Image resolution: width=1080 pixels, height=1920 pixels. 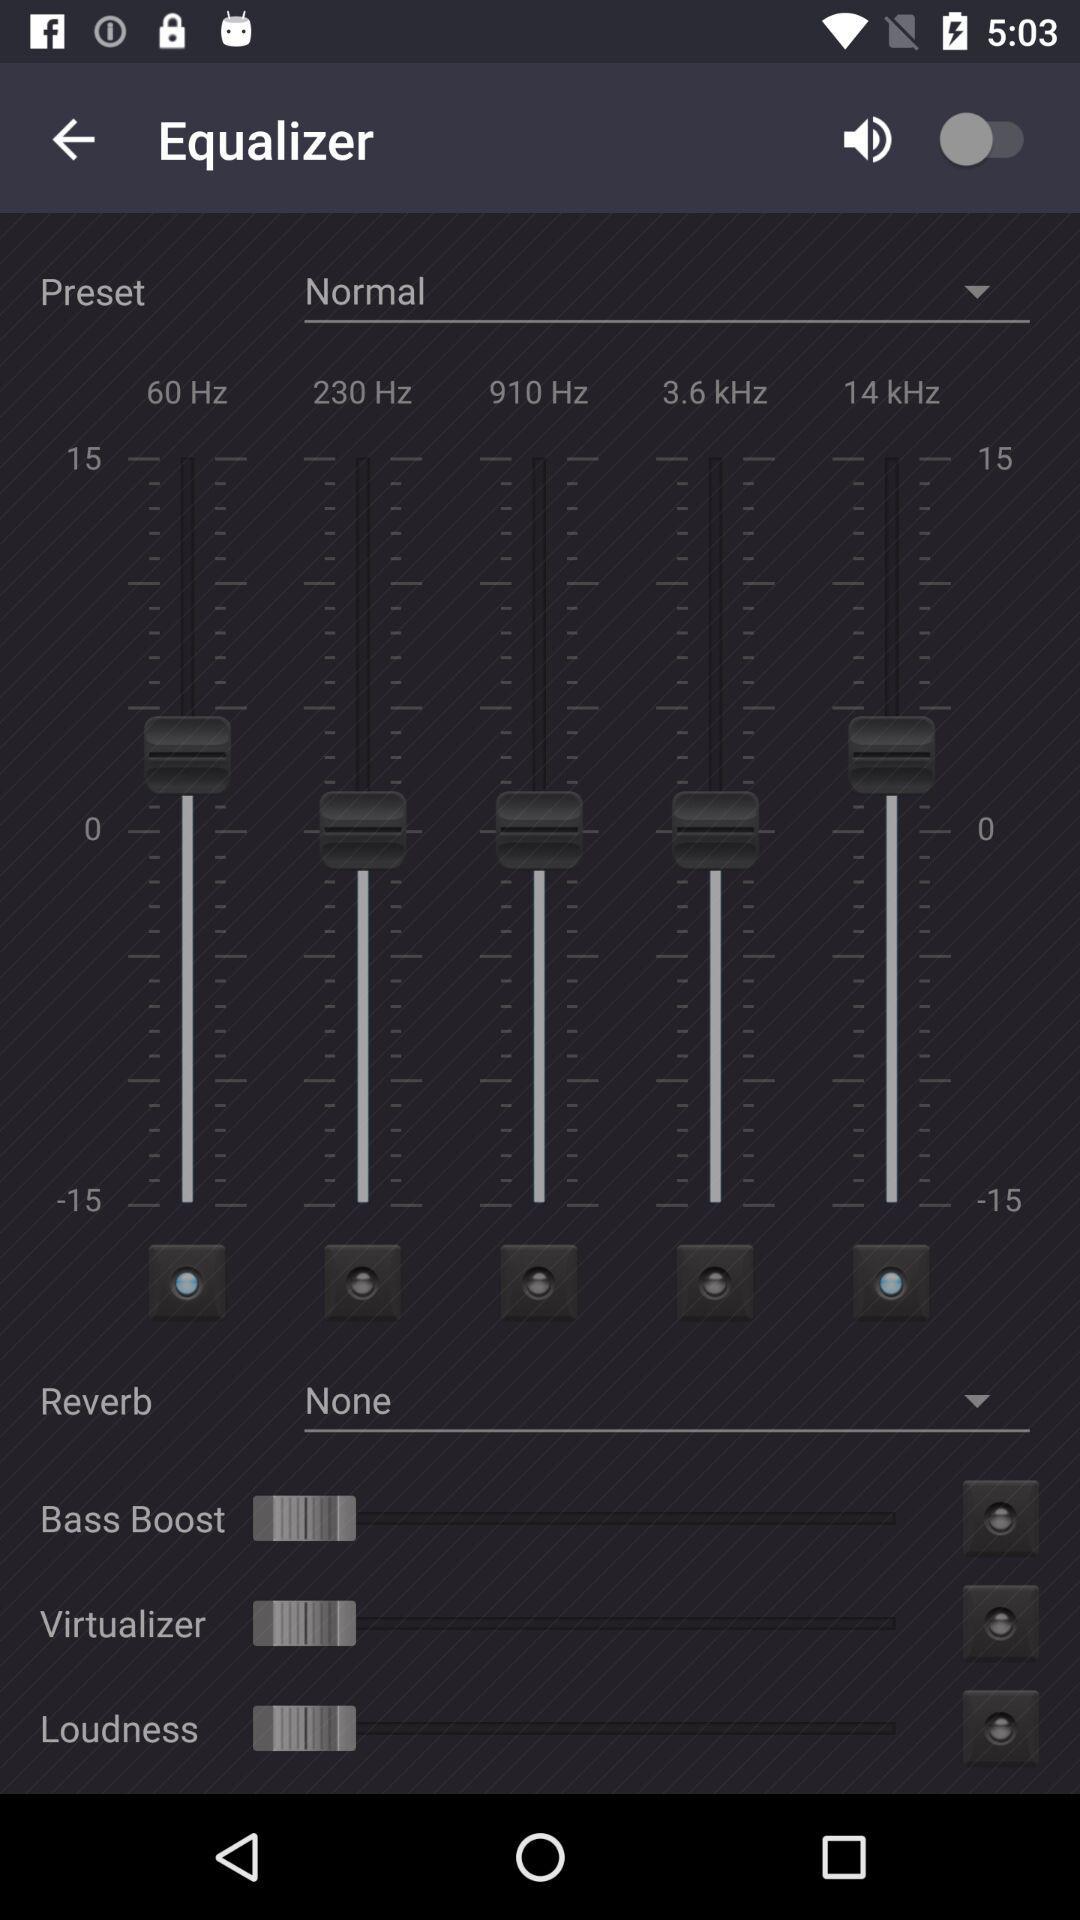 What do you see at coordinates (1001, 1518) in the screenshot?
I see `the button next to bass boost` at bounding box center [1001, 1518].